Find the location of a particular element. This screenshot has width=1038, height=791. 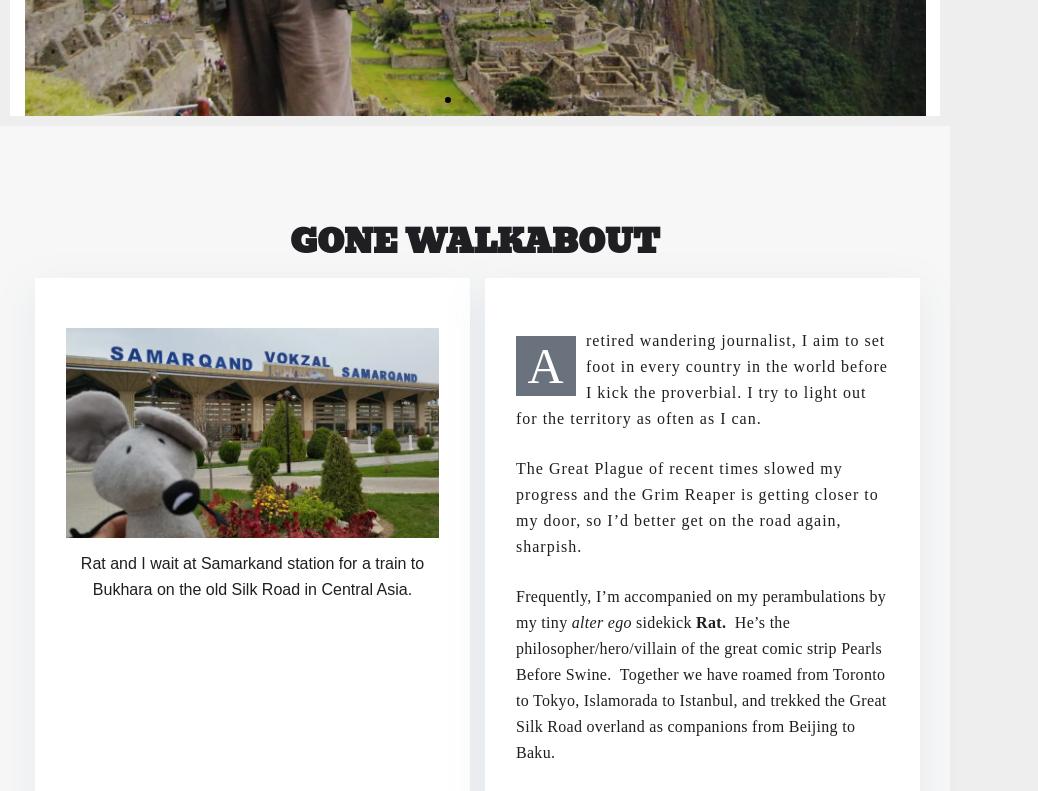

'He’s the philosopher/hero/villain of the great comic strip' is located at coordinates (515, 634).